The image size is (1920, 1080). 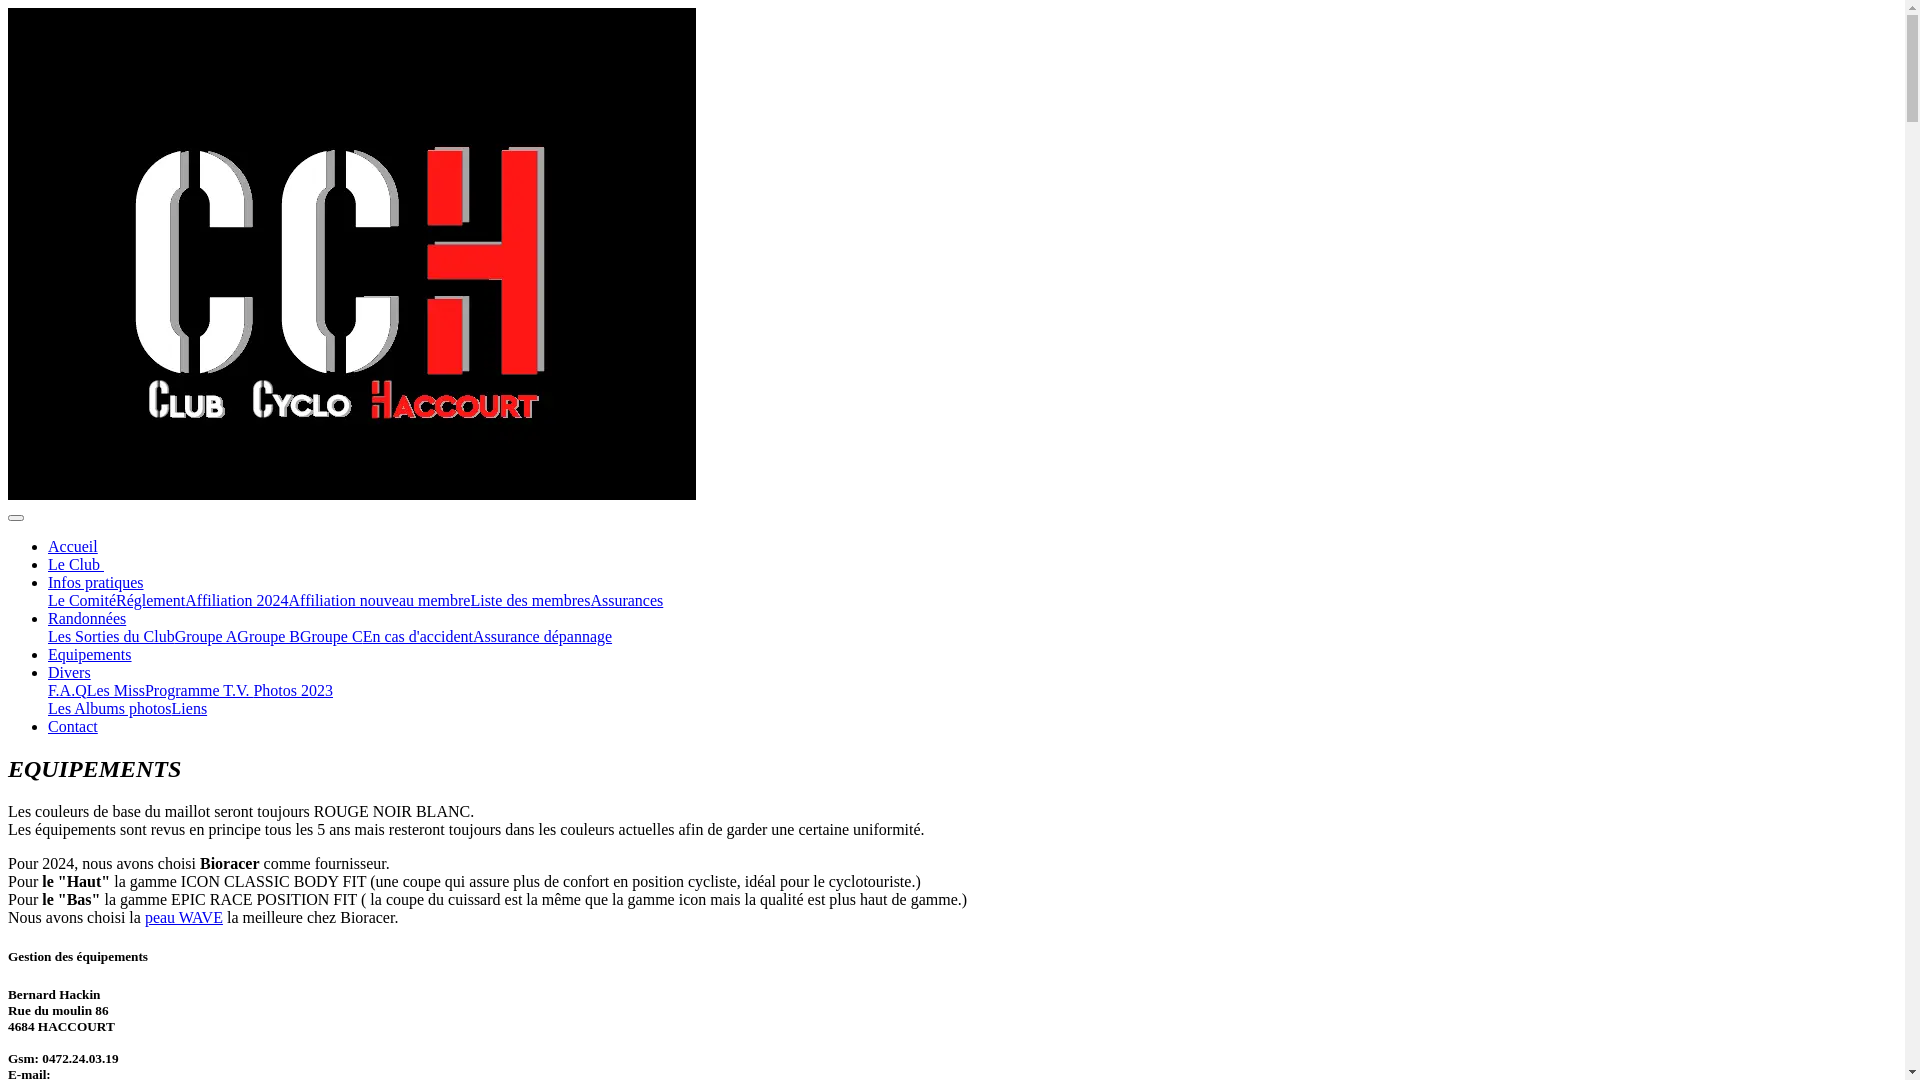 I want to click on 'Affiliation nouveau membre', so click(x=287, y=599).